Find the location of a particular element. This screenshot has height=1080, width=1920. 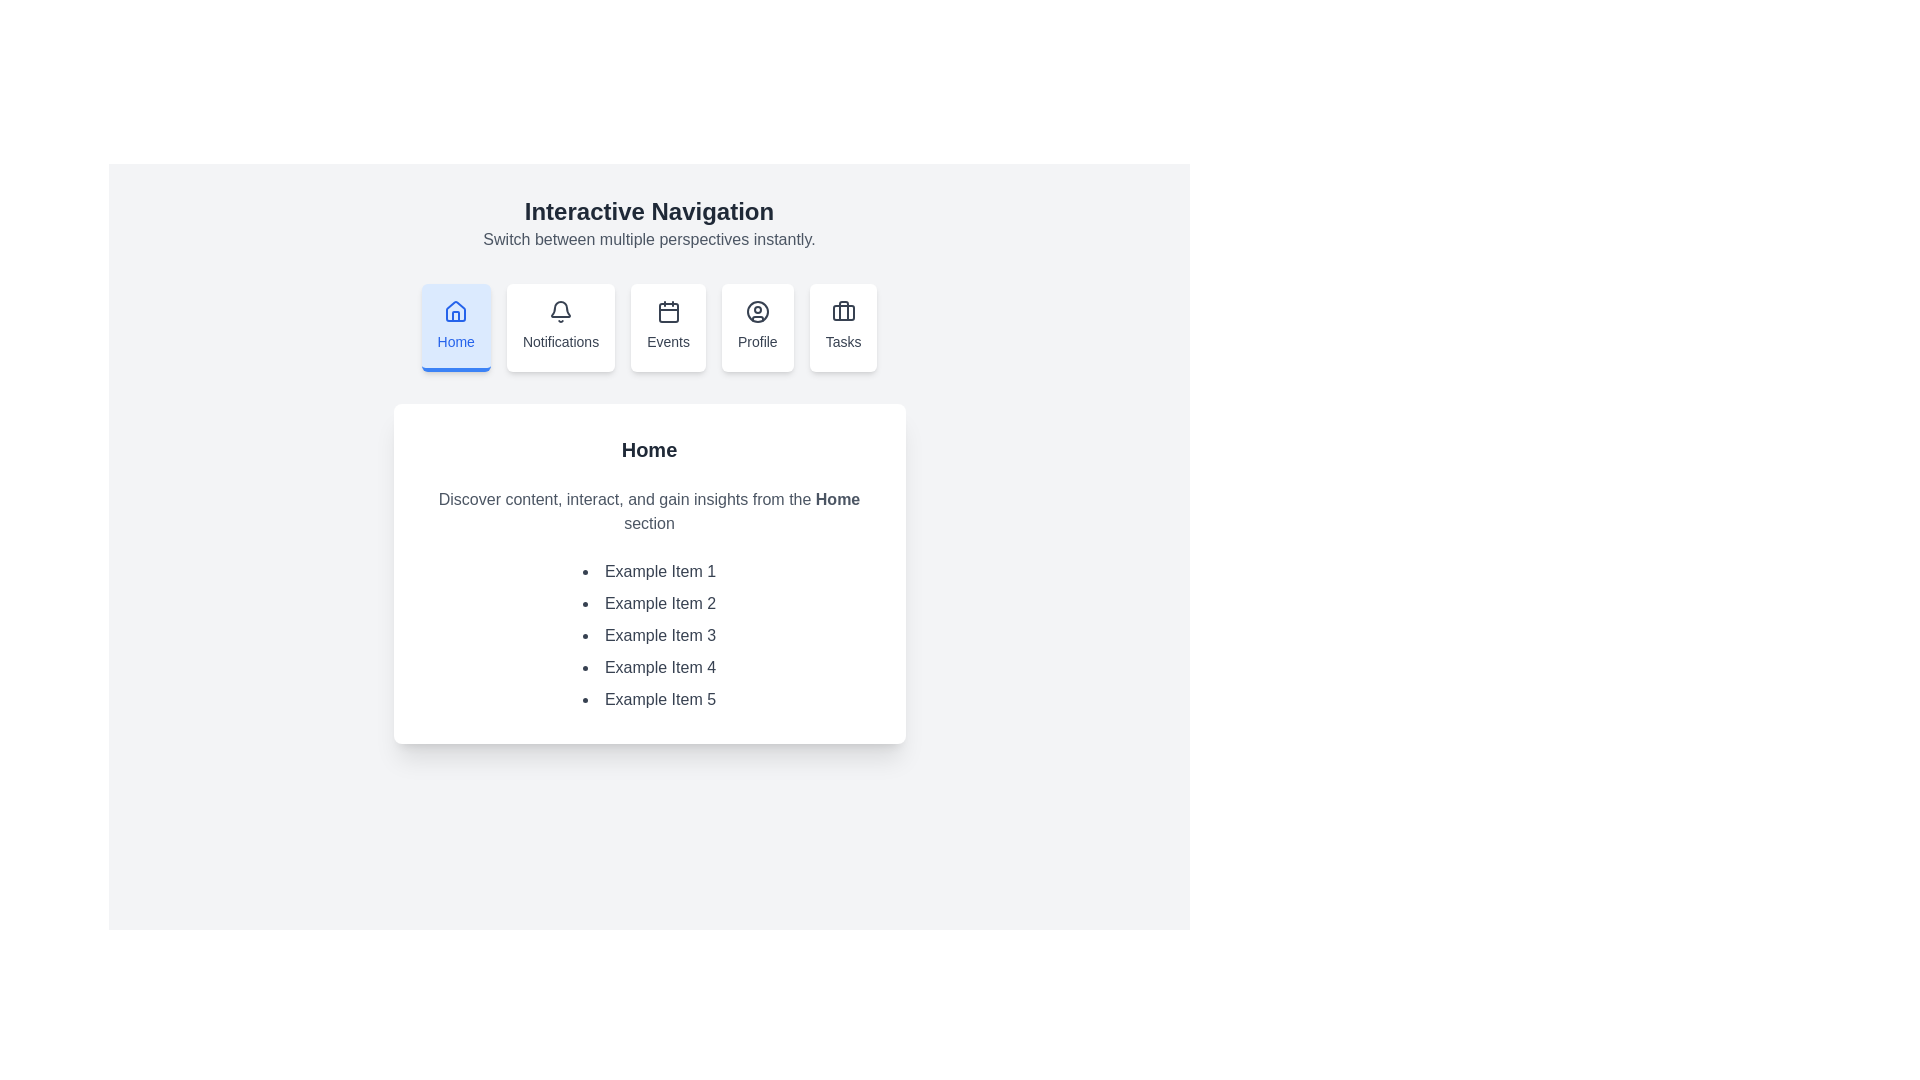

the 'Profile' navigation button located in the horizontal navigation bar, which is the fourth item from the left is located at coordinates (756, 326).